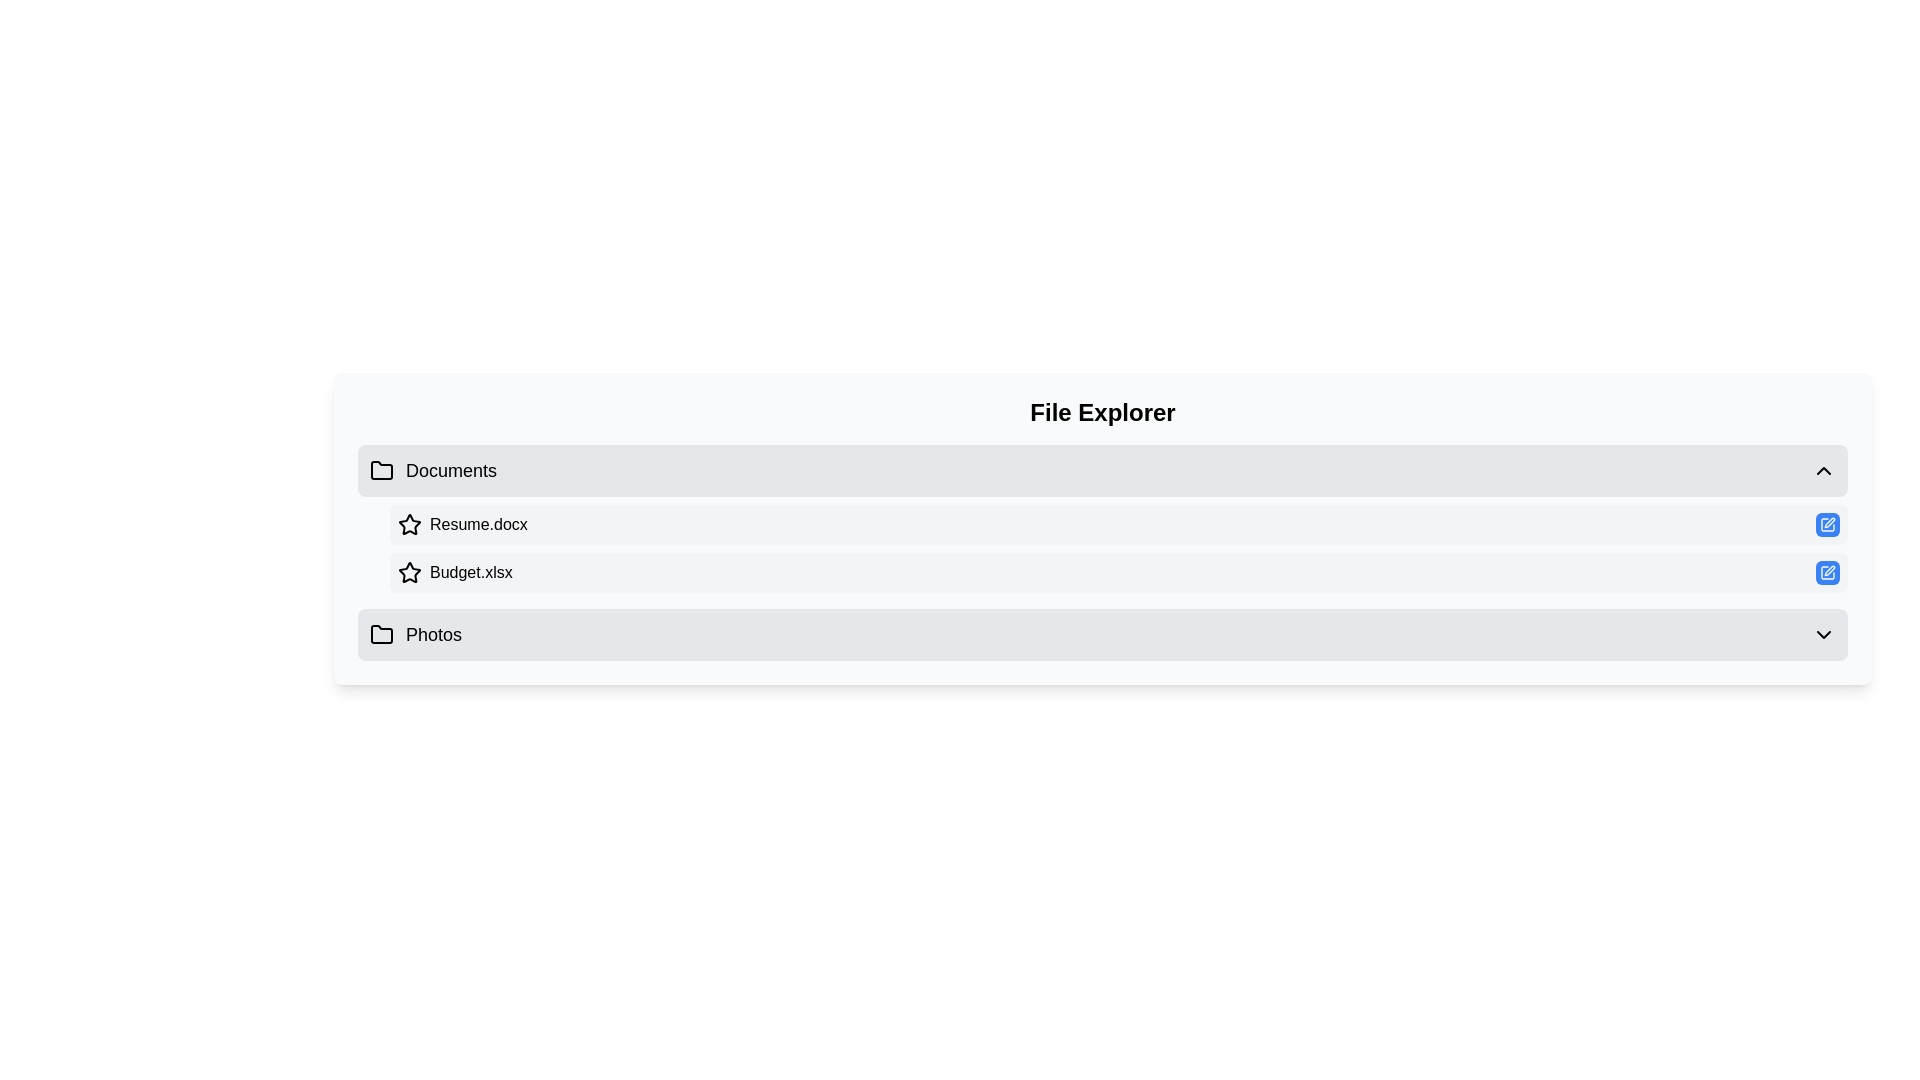 The image size is (1920, 1080). I want to click on the 'Documents' TextLabel with Icon, which serves as an identifier for a folder or section in the file listing interface, so click(432, 470).